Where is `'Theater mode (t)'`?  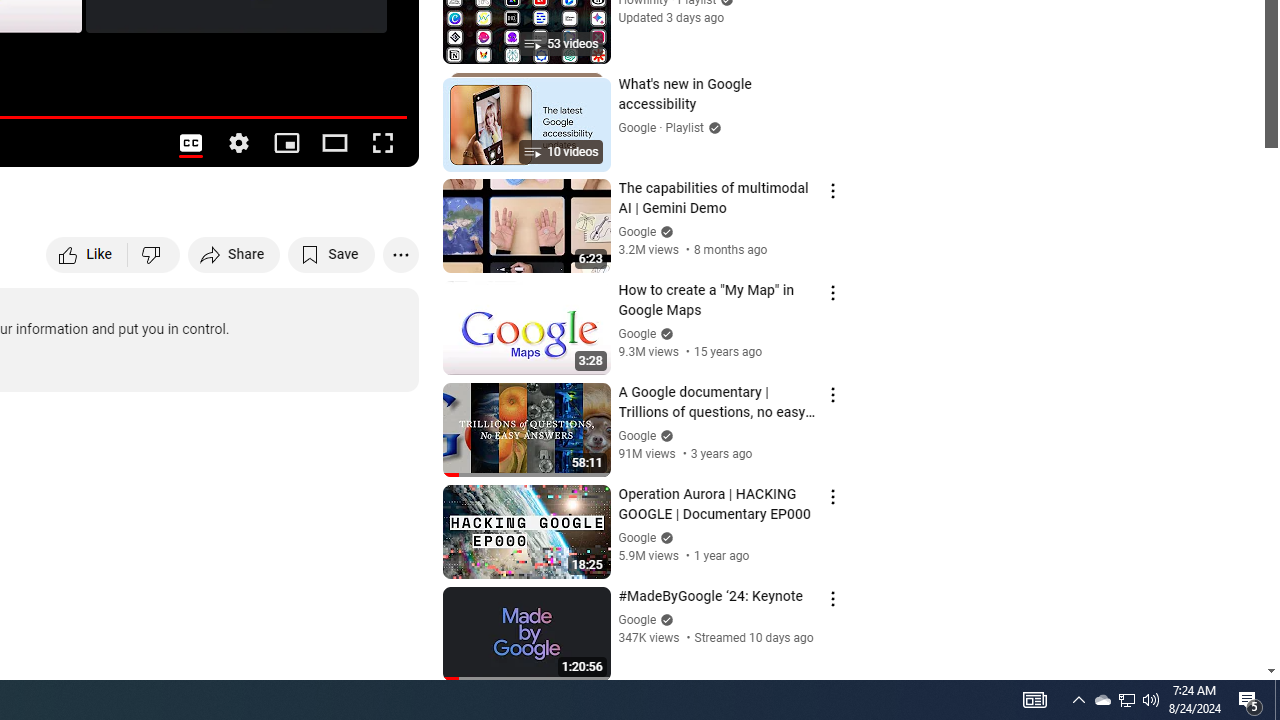
'Theater mode (t)' is located at coordinates (334, 141).